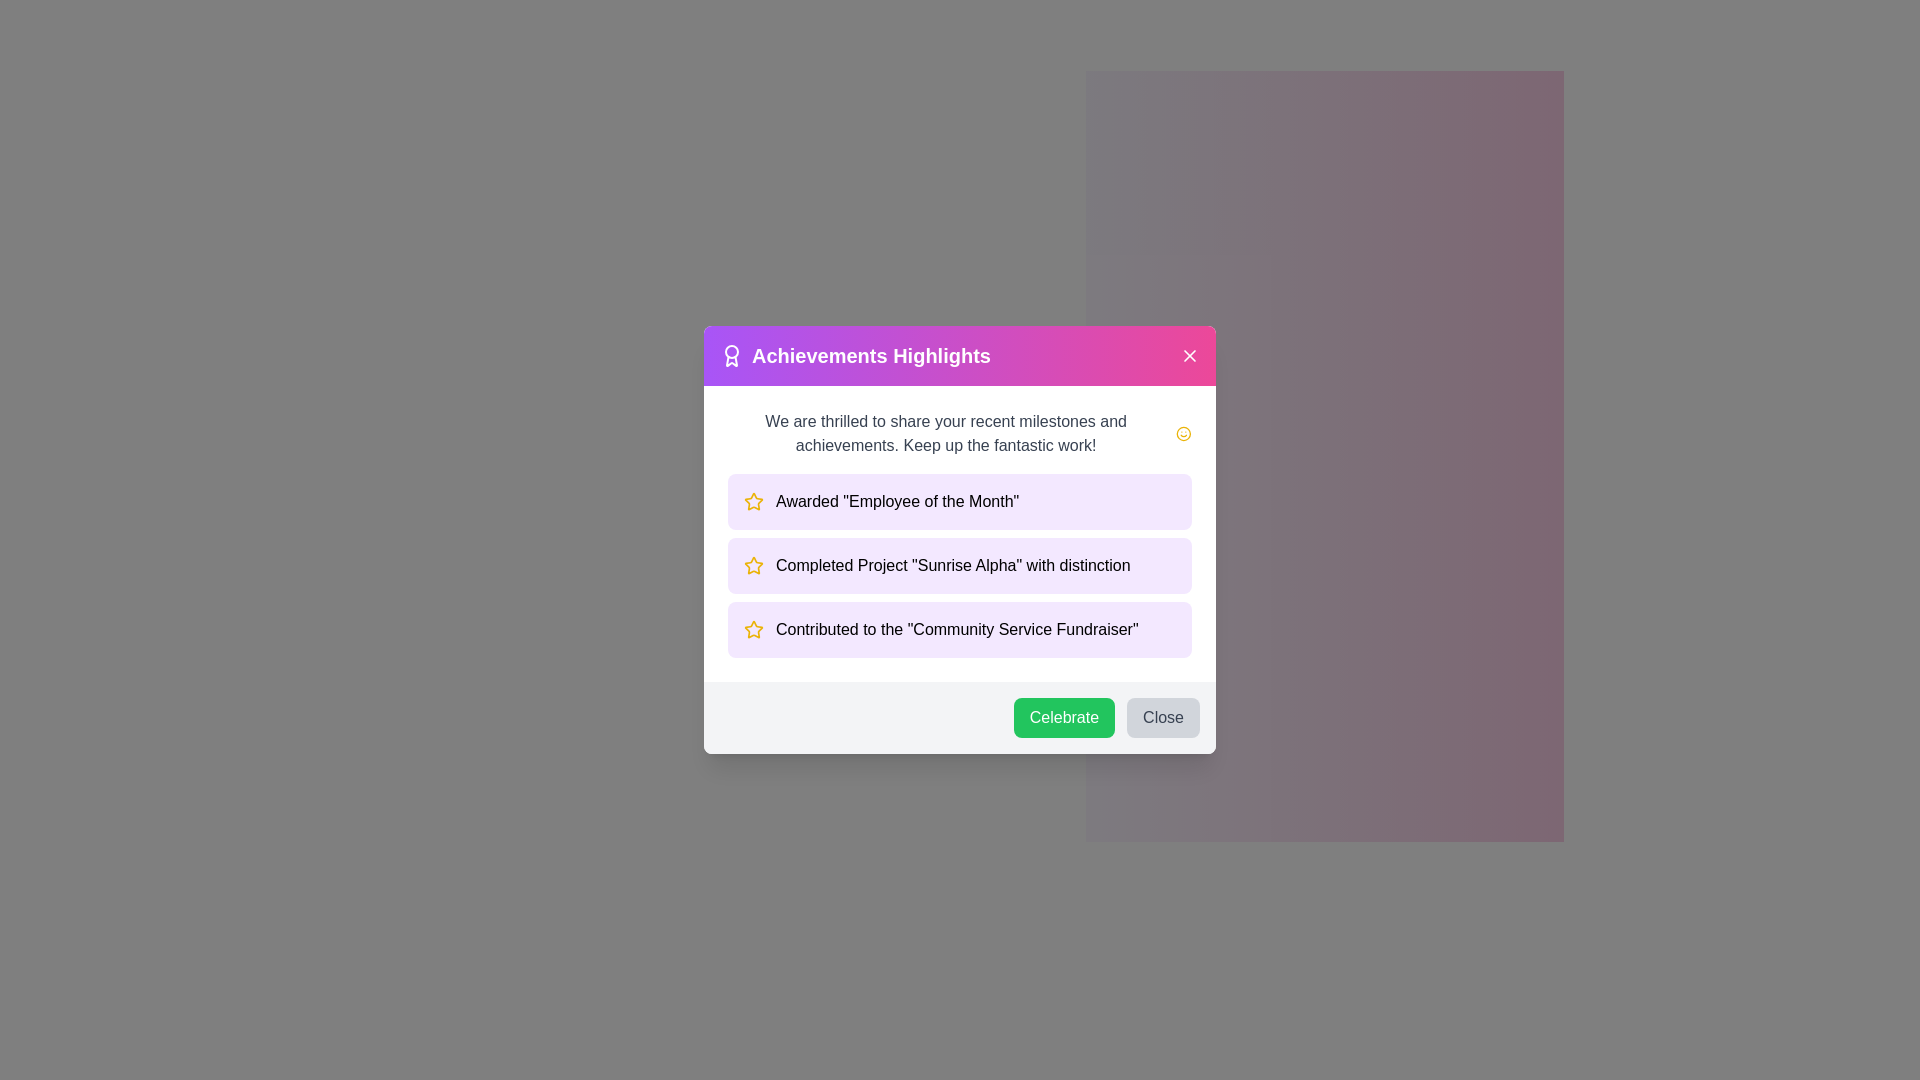  I want to click on the second star icon in the 'Achievements Highlights' modal dialog that signifies the accomplishment of 'Completed Project "Sunrise Alpha" with distinction', so click(752, 500).